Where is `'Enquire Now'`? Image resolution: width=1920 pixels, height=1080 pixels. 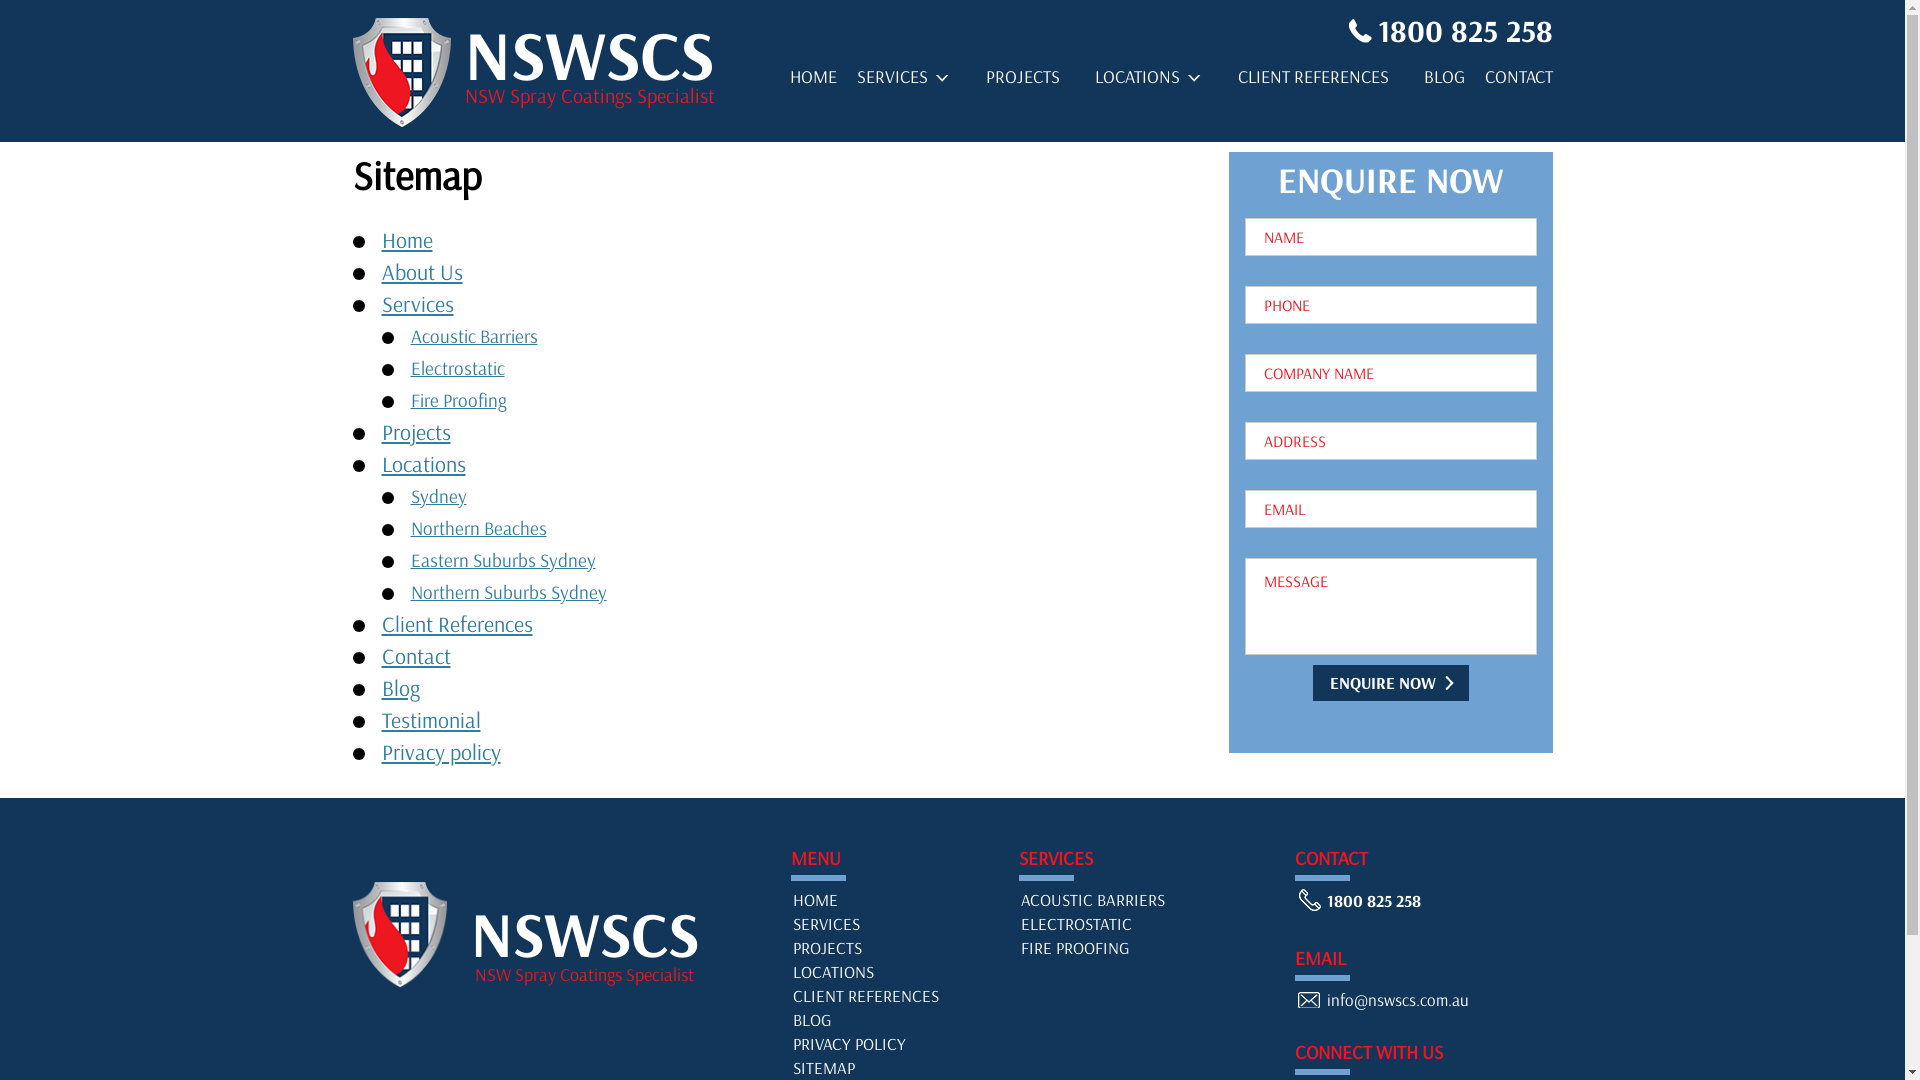
'Enquire Now' is located at coordinates (1389, 681).